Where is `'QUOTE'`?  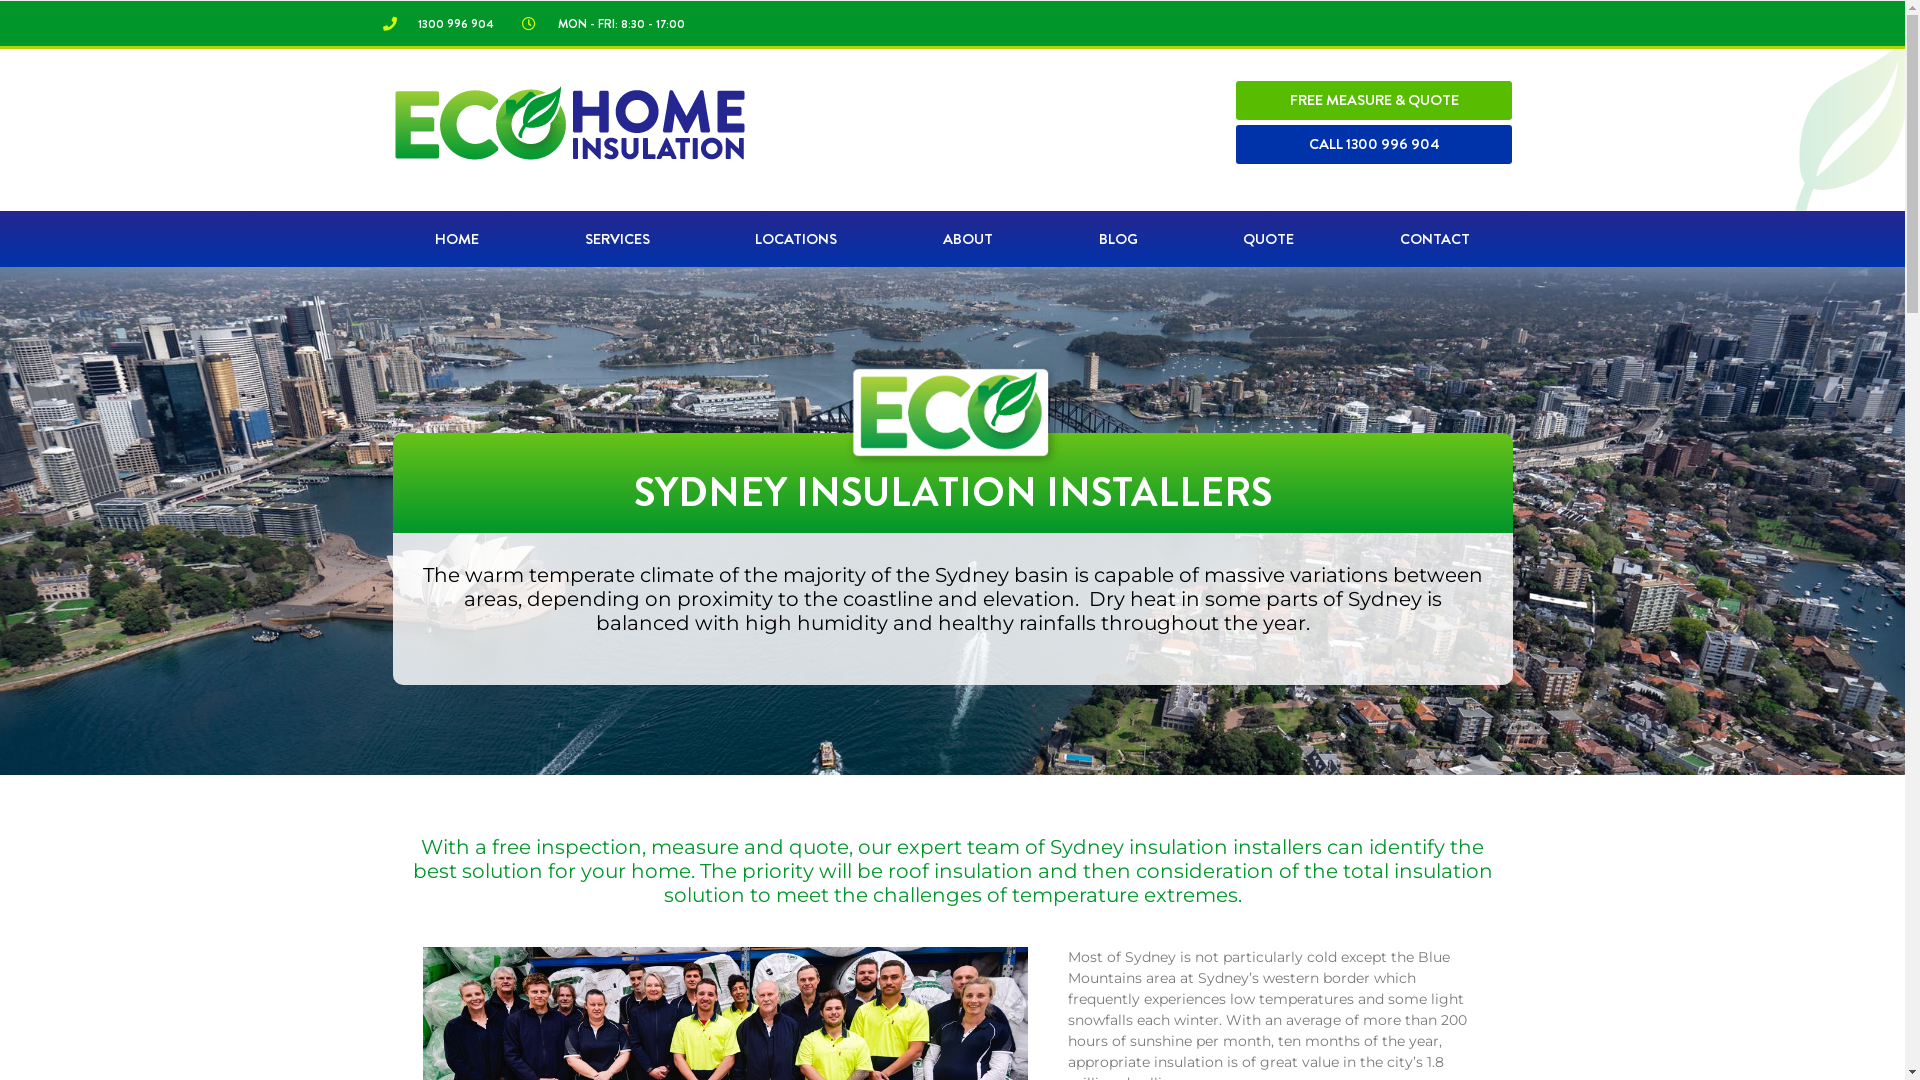
'QUOTE' is located at coordinates (1267, 238).